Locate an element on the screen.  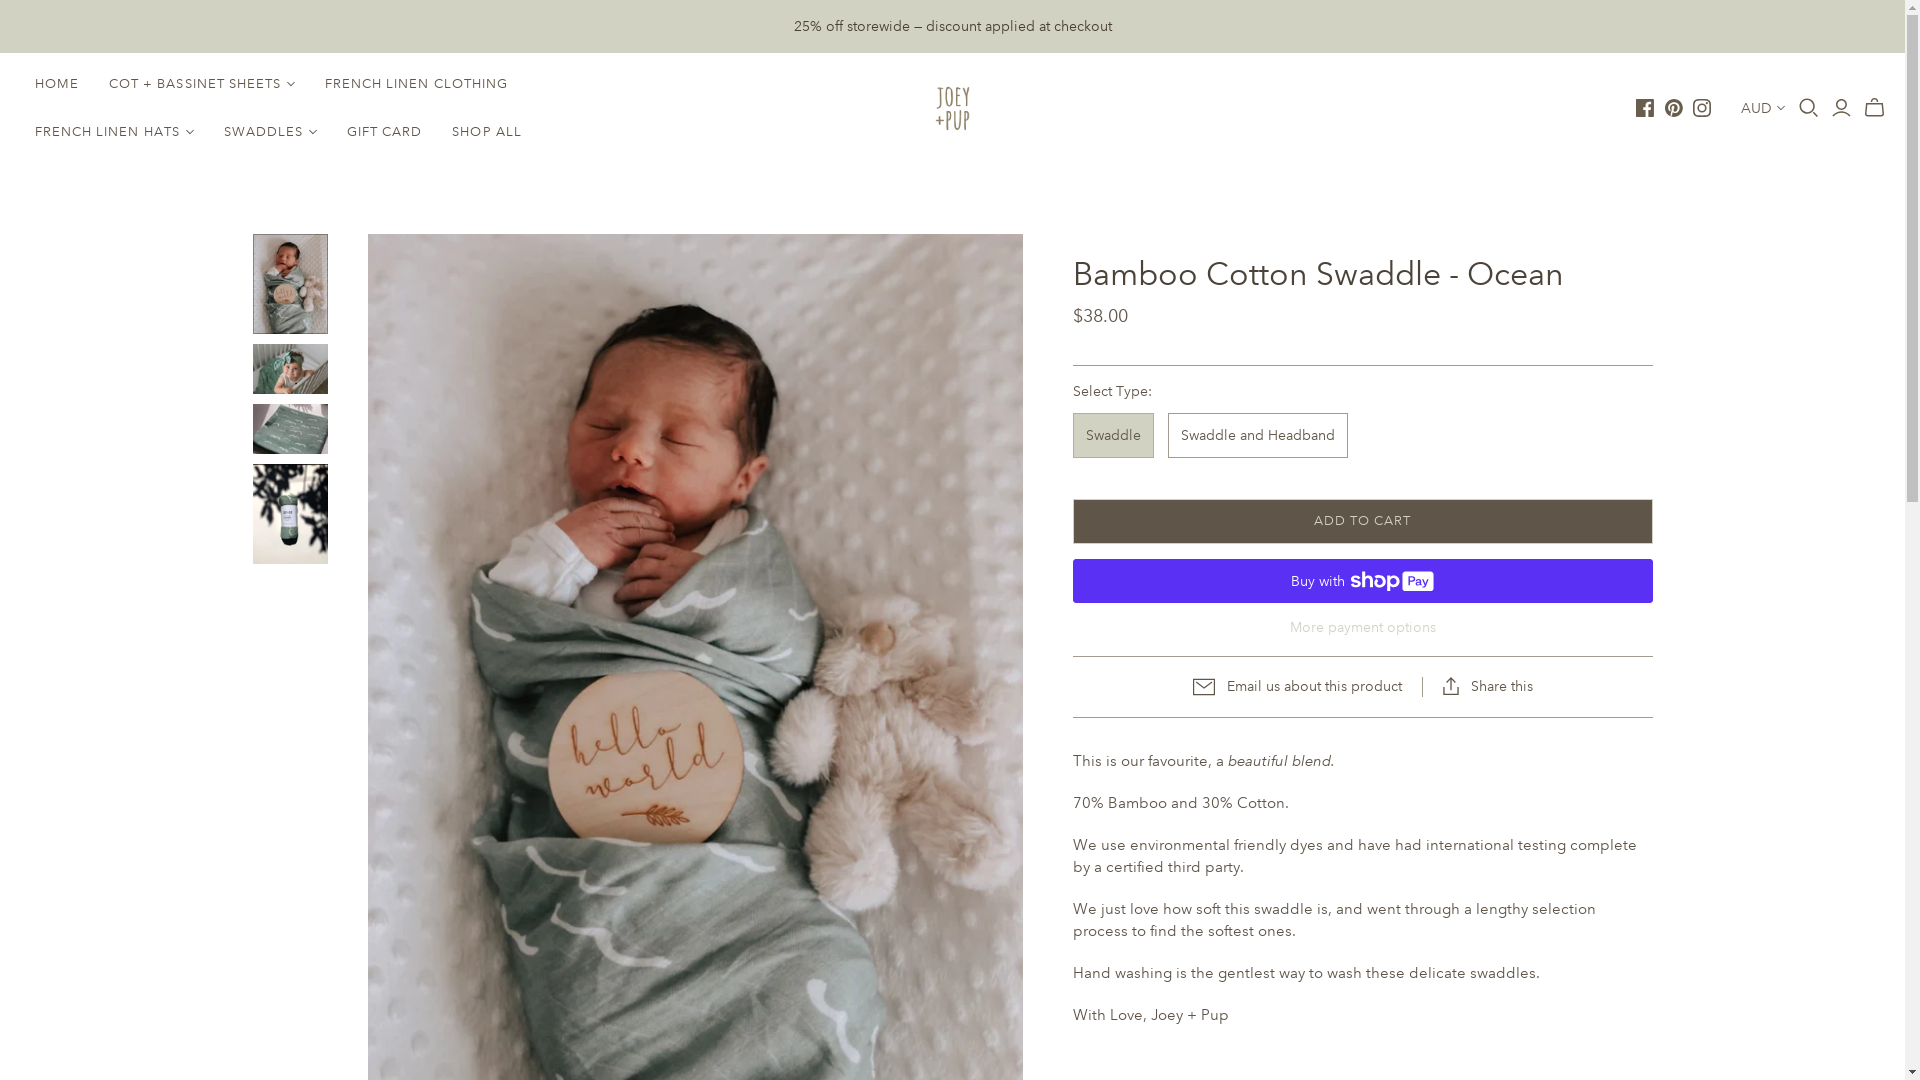
'COT + BASSINET SHEETS' is located at coordinates (93, 83).